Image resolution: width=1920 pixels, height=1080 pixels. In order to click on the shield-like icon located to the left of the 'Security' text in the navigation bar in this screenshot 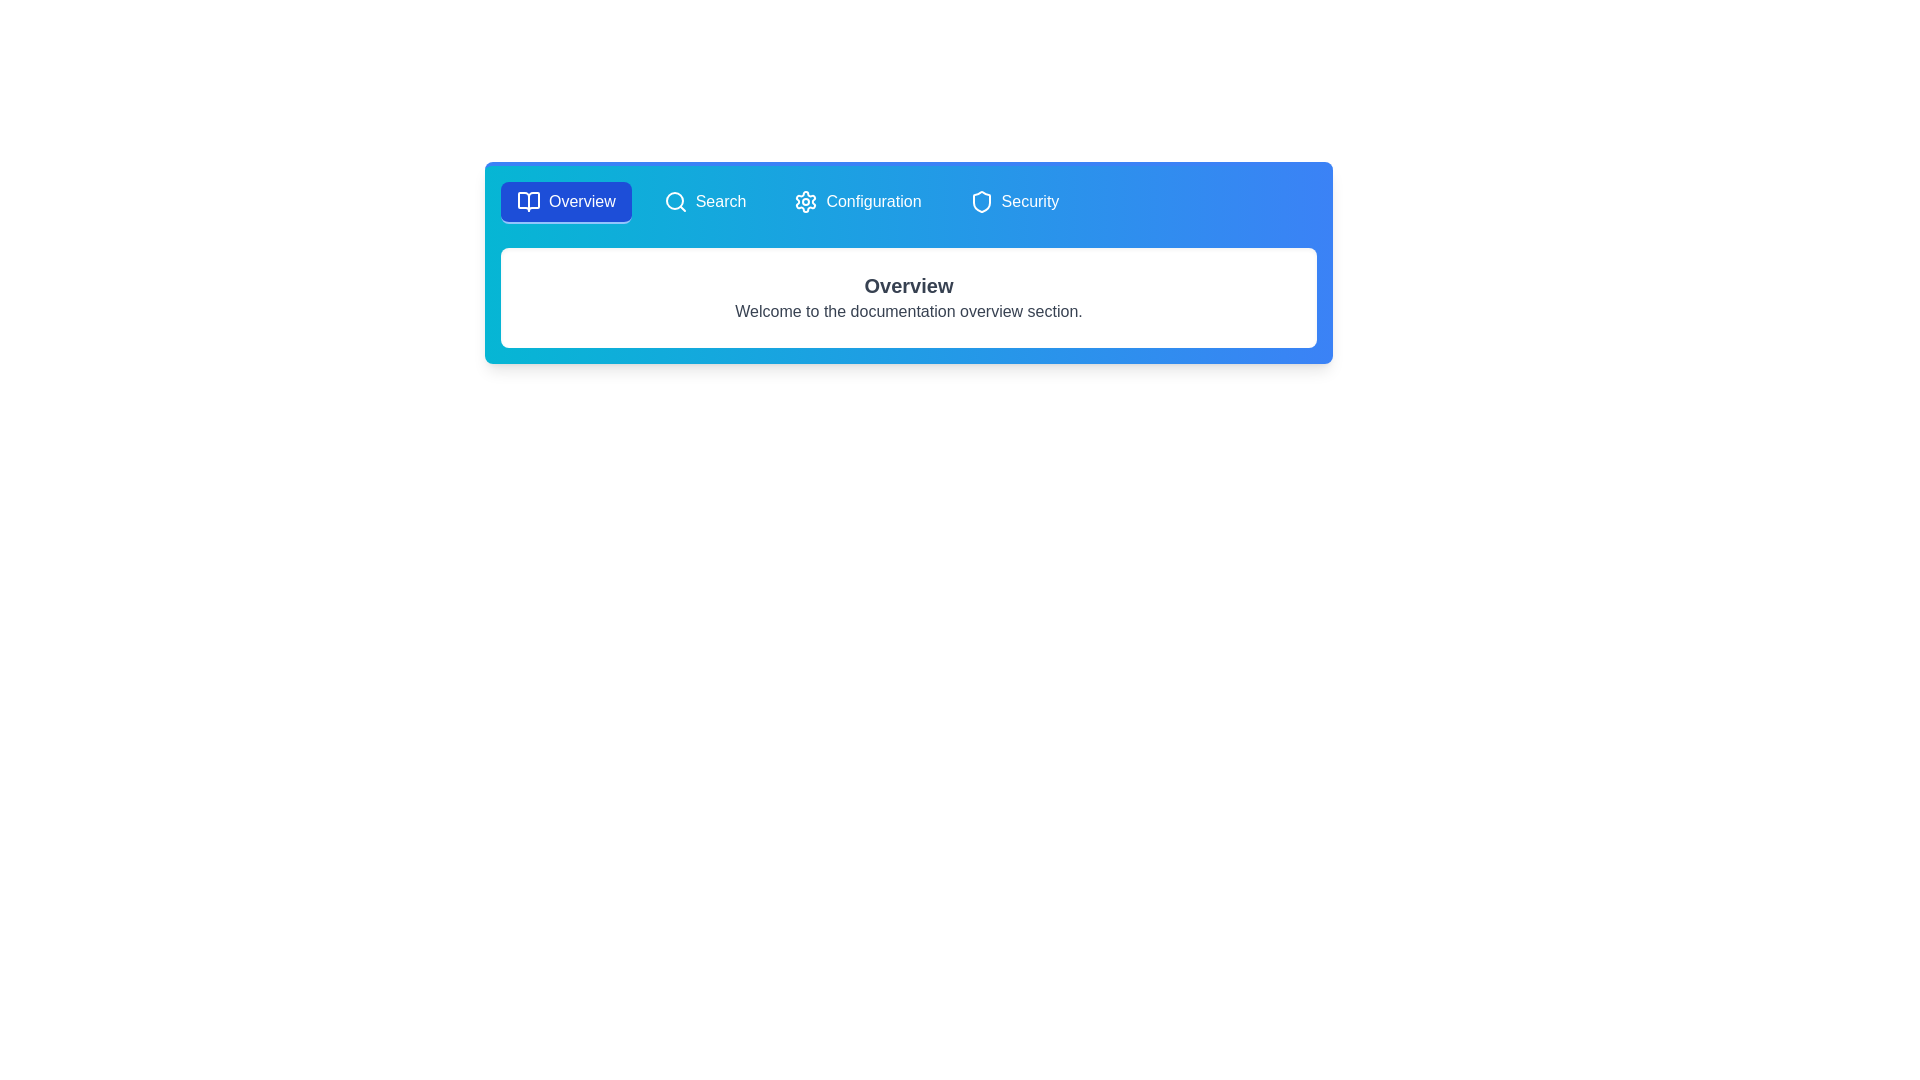, I will do `click(981, 201)`.